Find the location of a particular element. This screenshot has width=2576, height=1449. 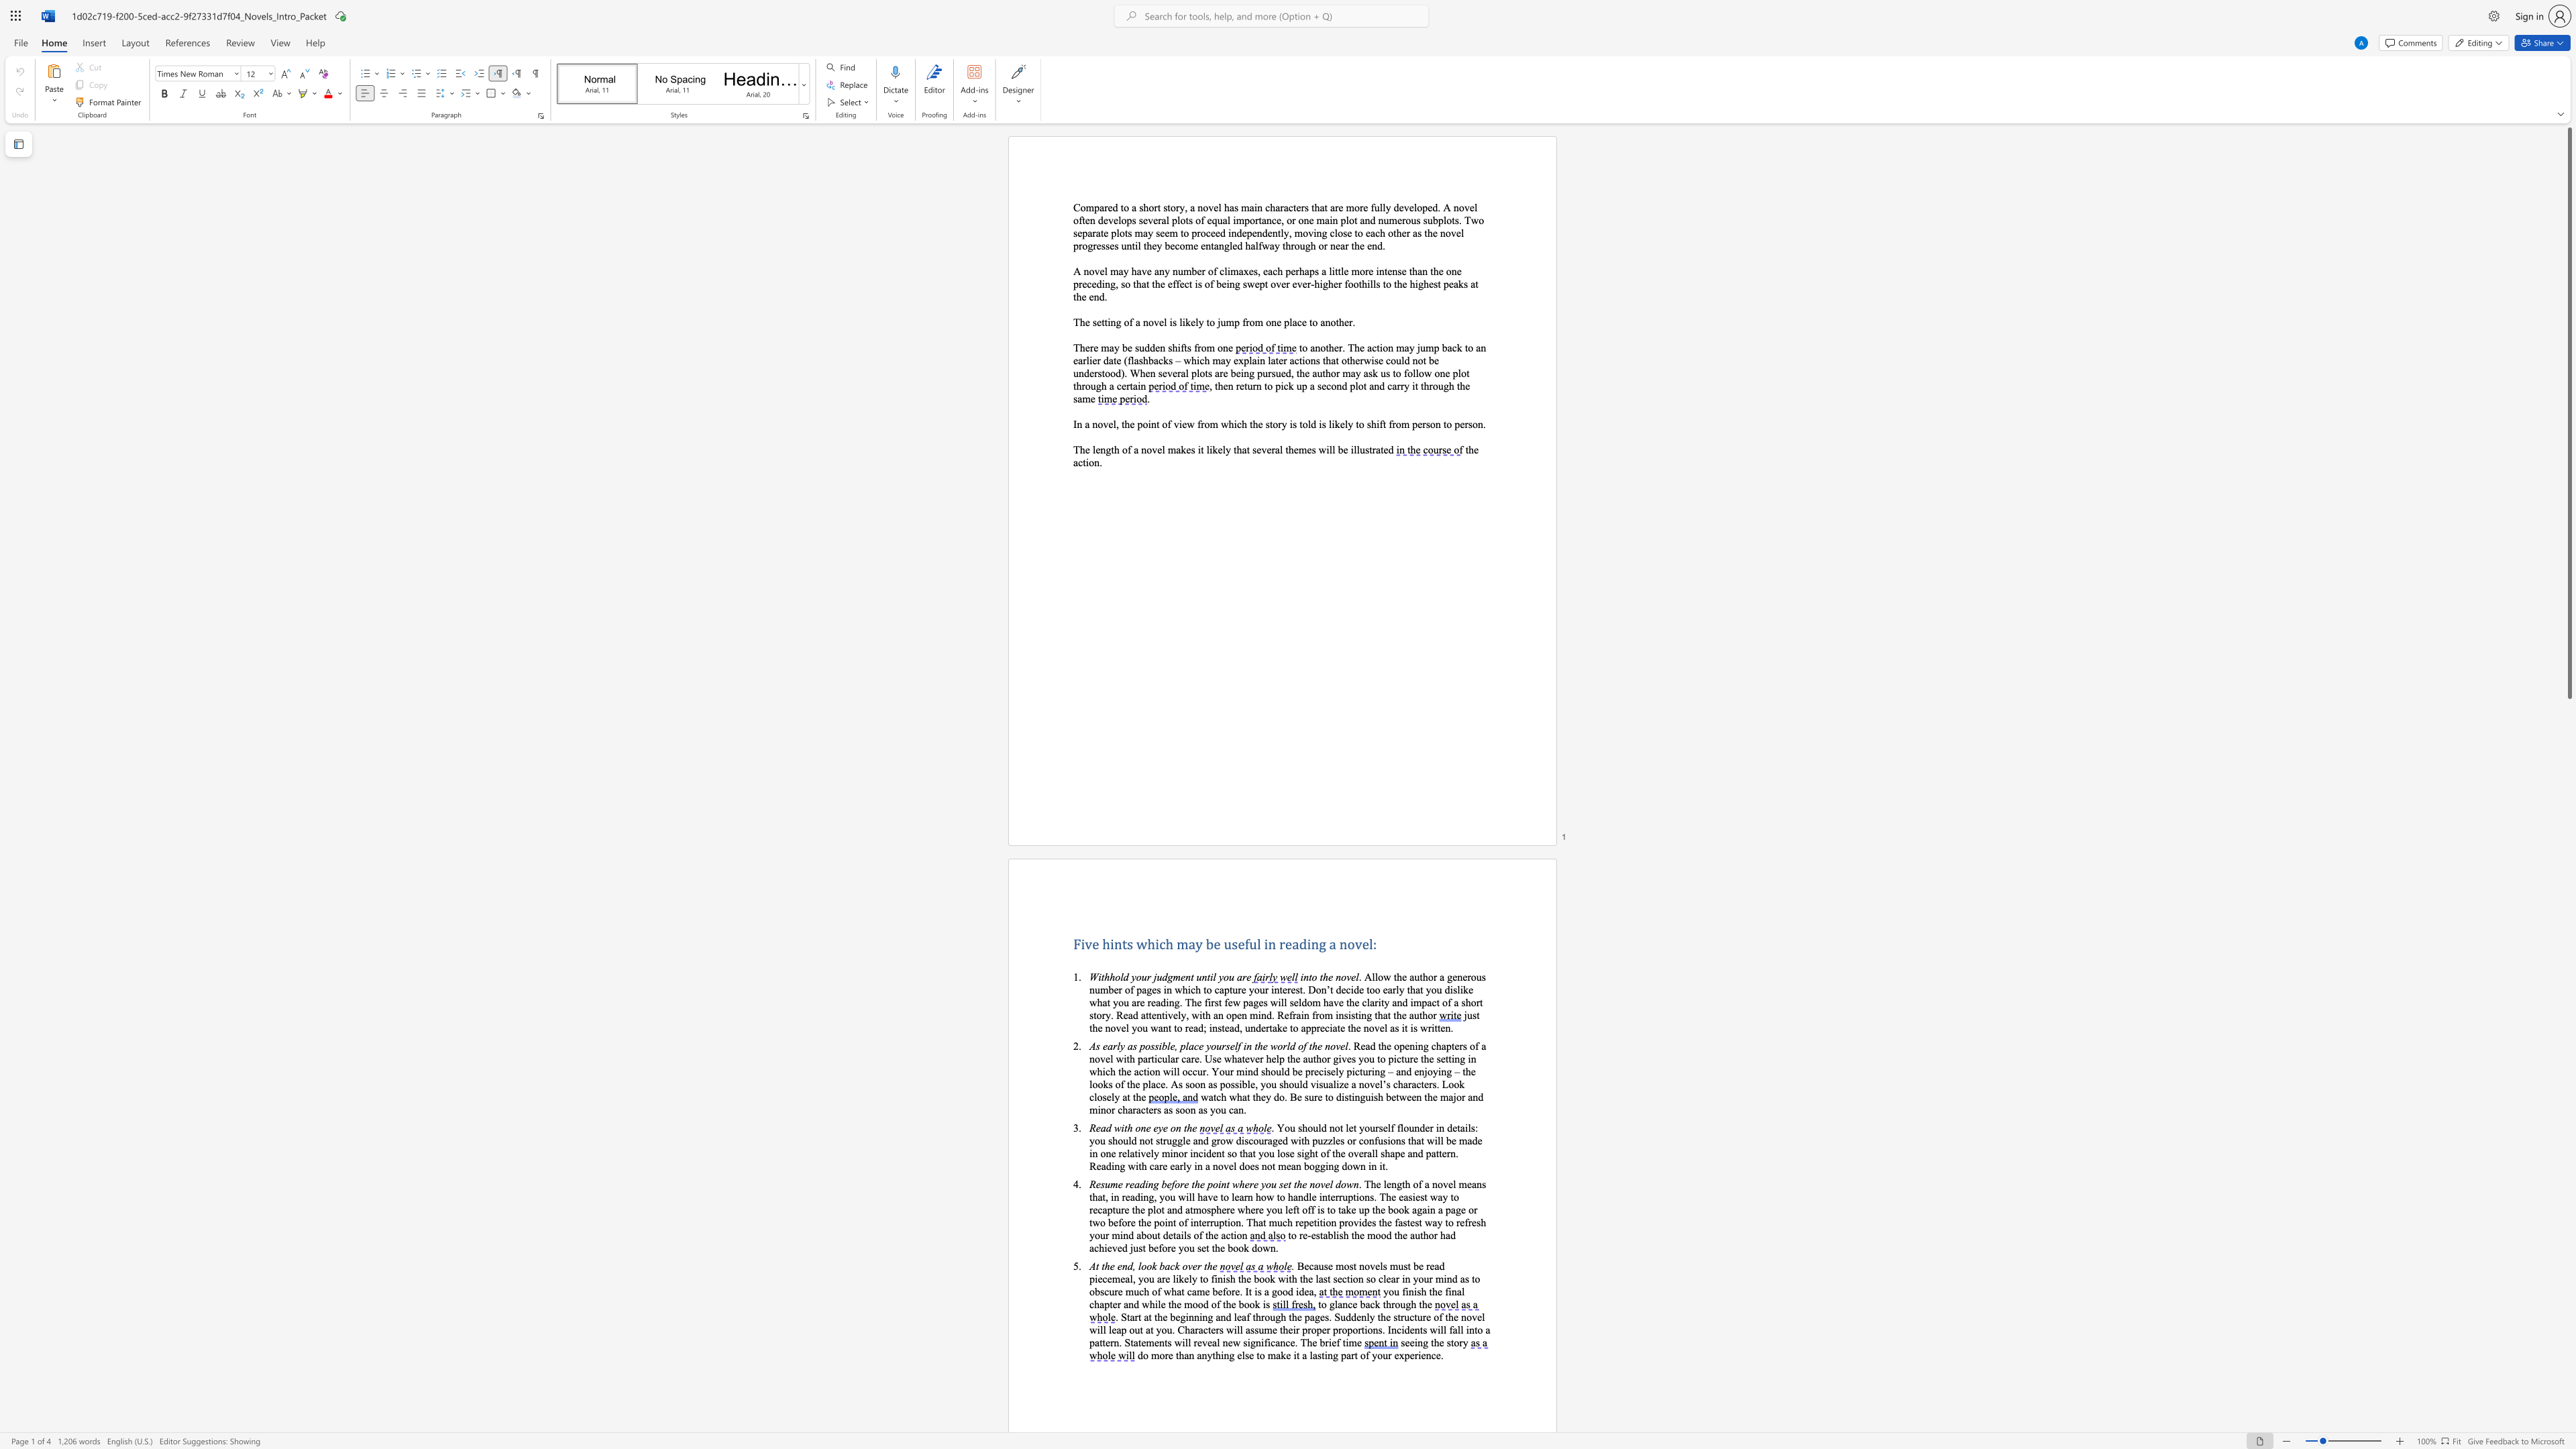

the 1th character "C" in the text is located at coordinates (1181, 1329).